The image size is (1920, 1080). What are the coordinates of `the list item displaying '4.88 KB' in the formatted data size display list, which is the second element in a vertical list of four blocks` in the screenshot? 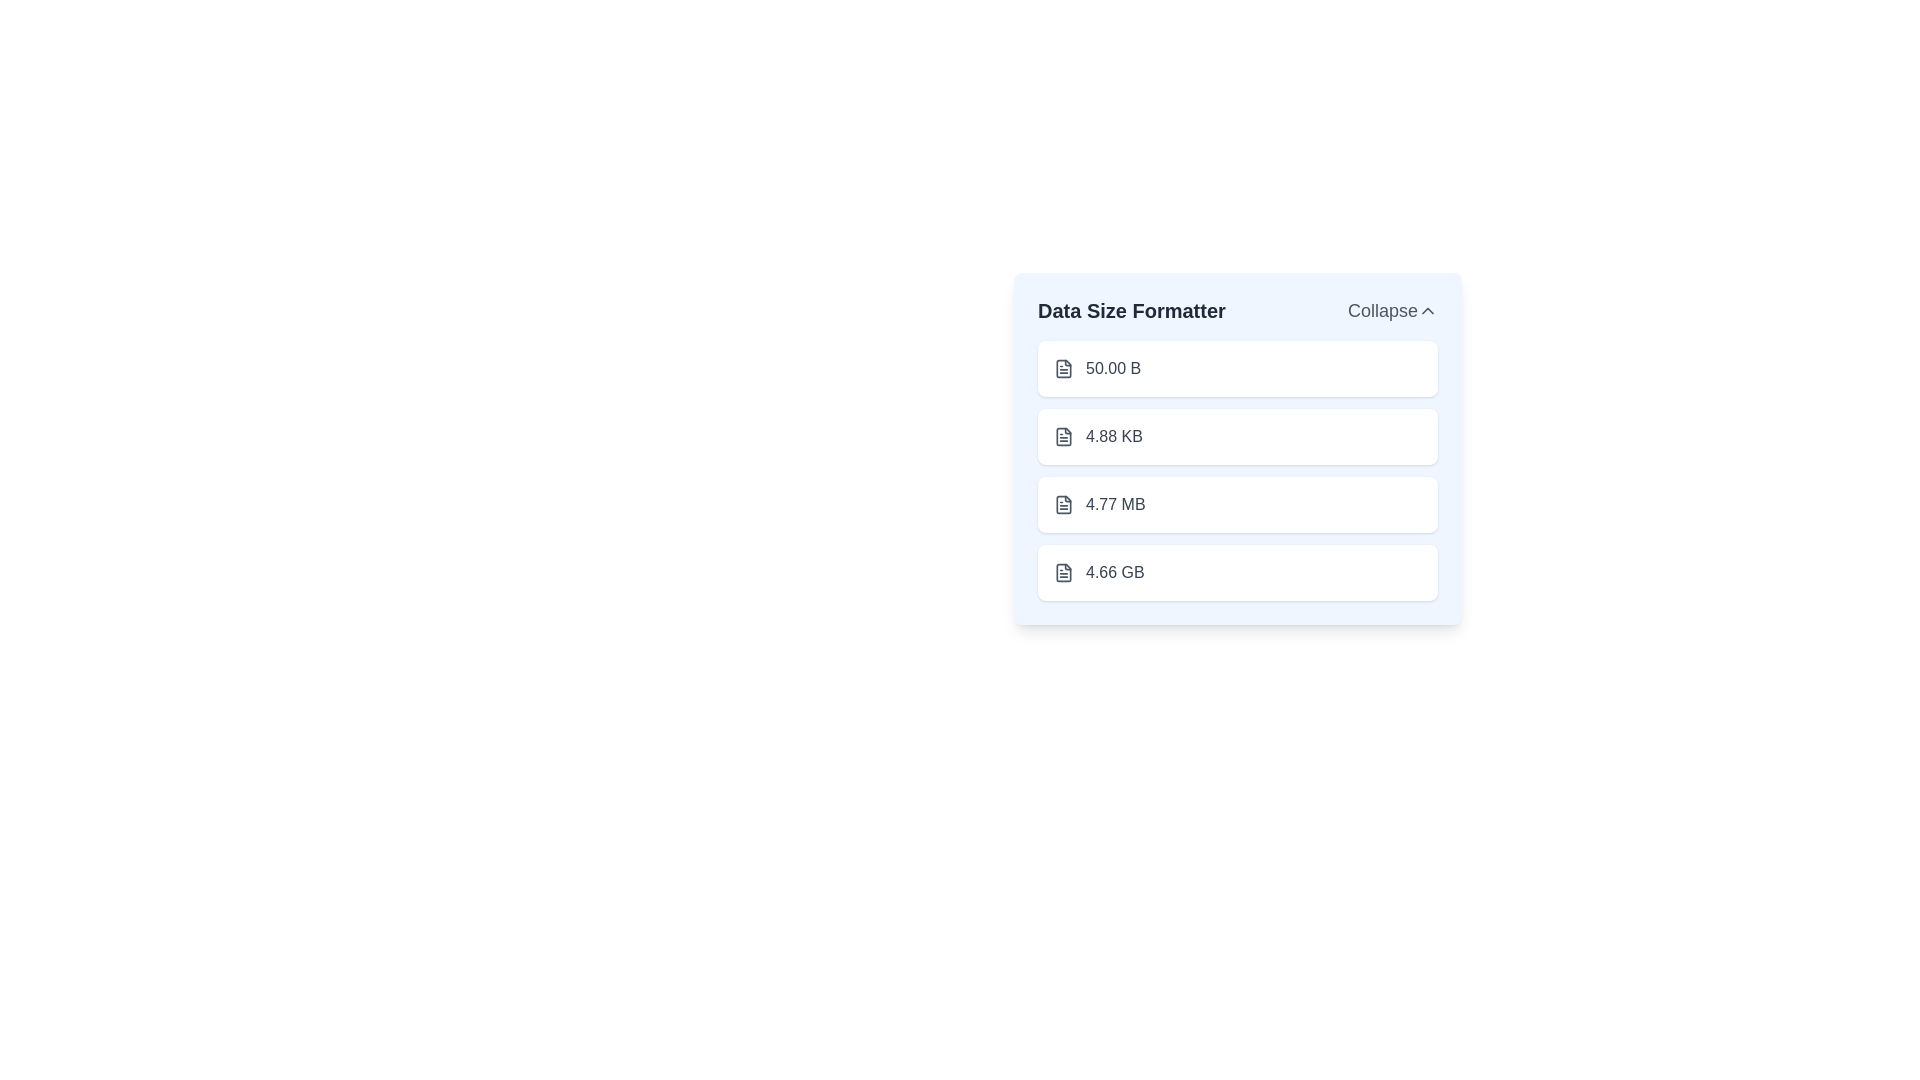 It's located at (1237, 447).